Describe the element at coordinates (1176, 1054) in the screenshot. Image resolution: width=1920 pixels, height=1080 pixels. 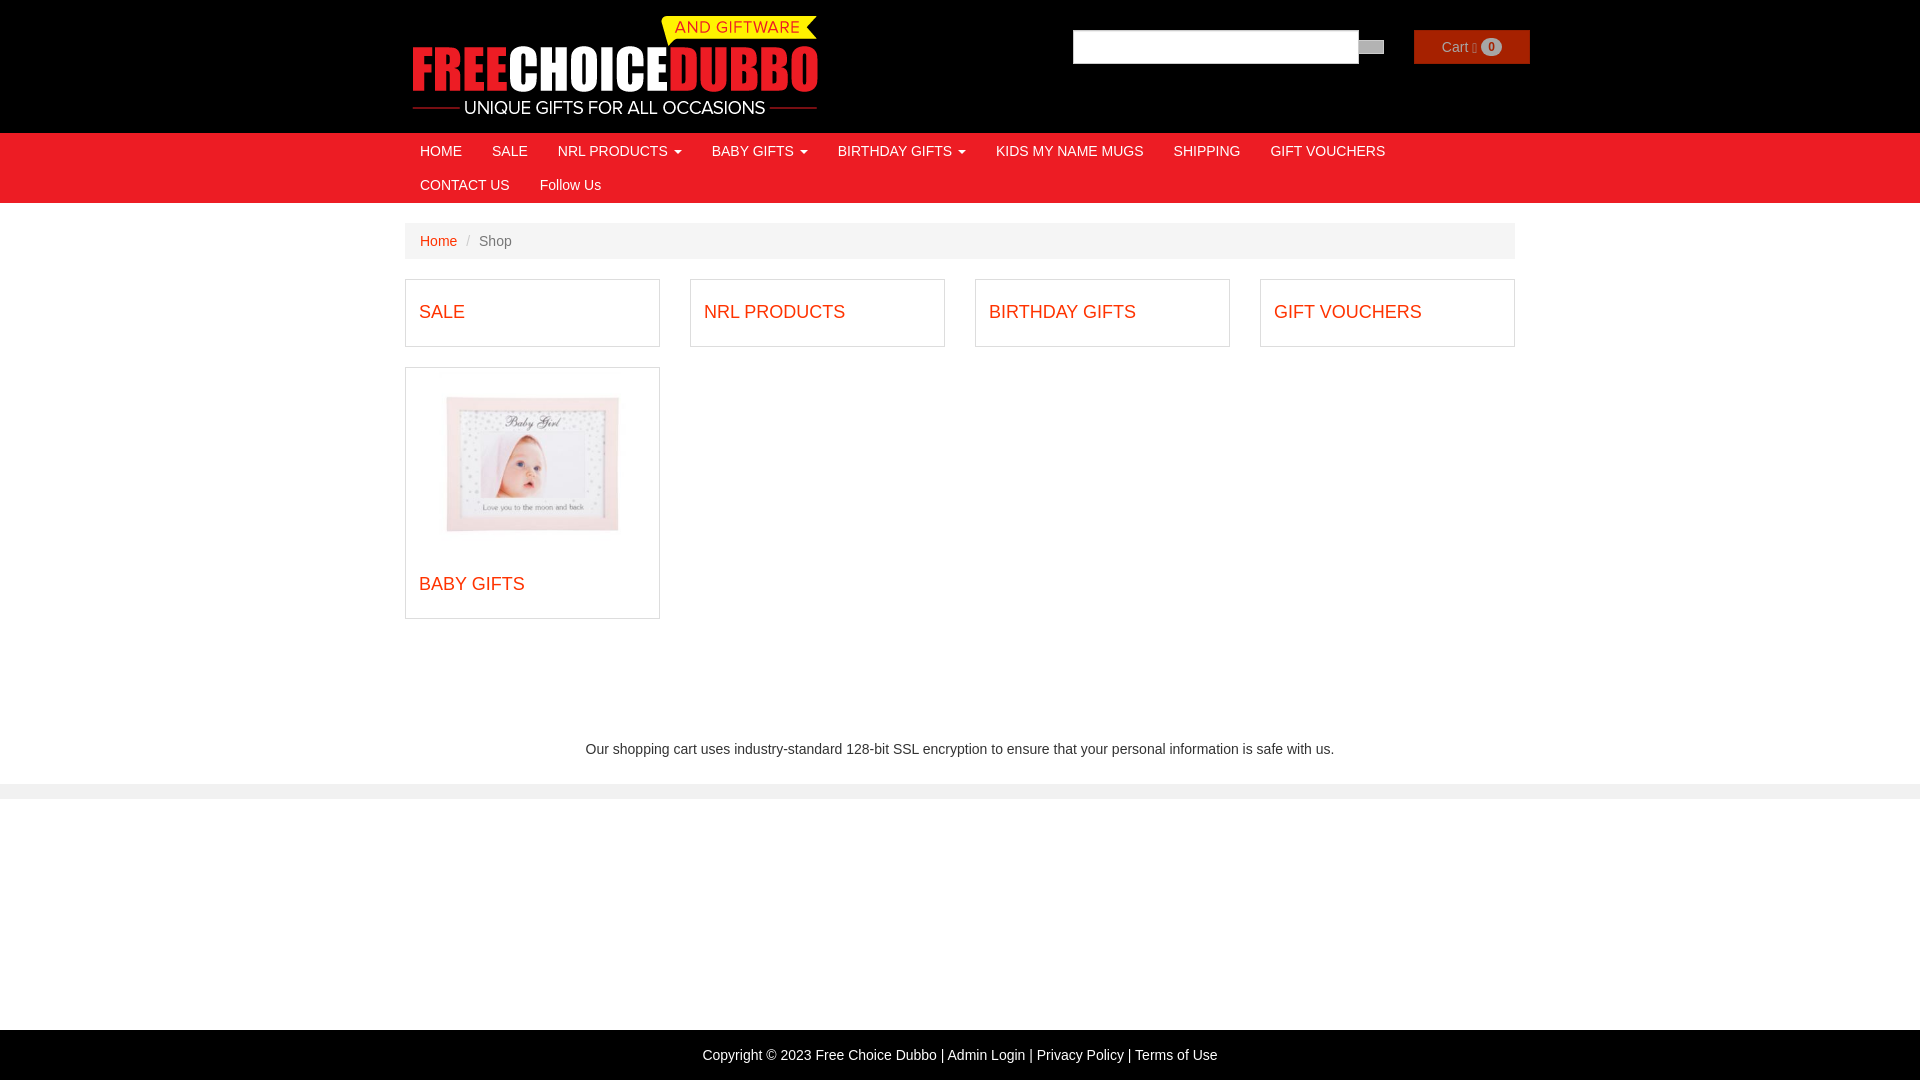
I see `'Terms of Use'` at that location.